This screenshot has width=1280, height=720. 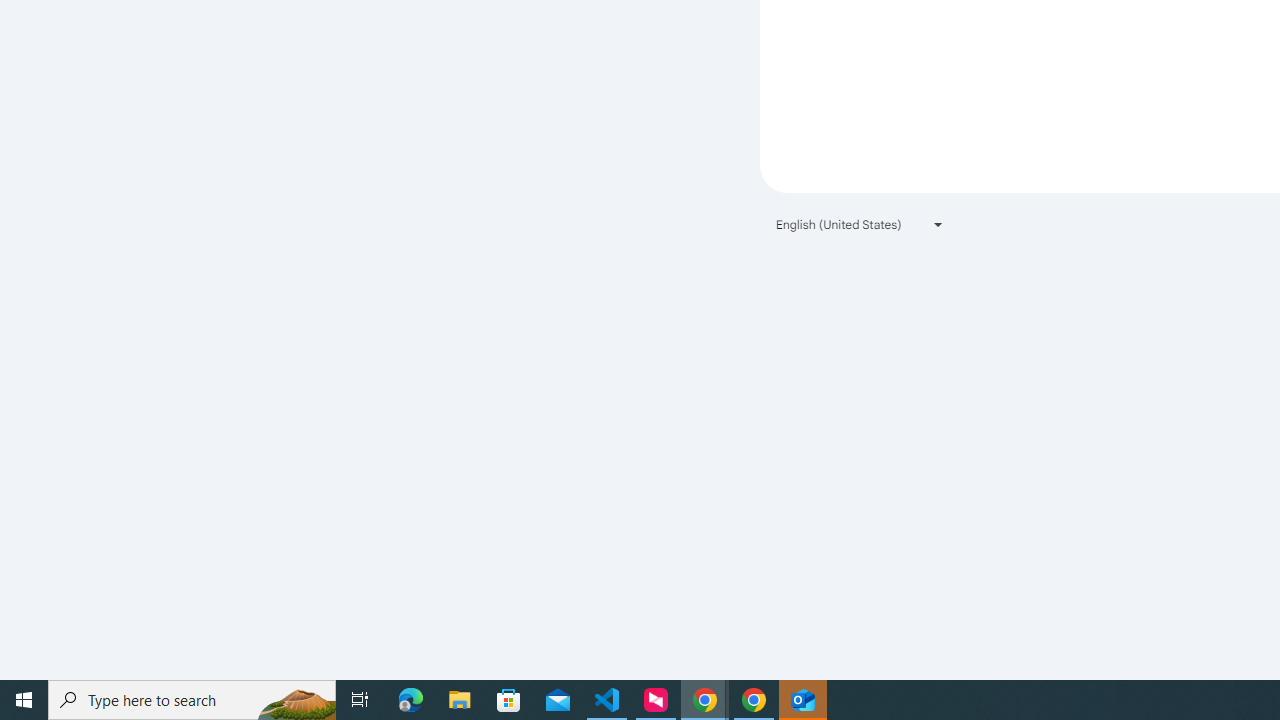 What do you see at coordinates (860, 224) in the screenshot?
I see `'English (United States)'` at bounding box center [860, 224].